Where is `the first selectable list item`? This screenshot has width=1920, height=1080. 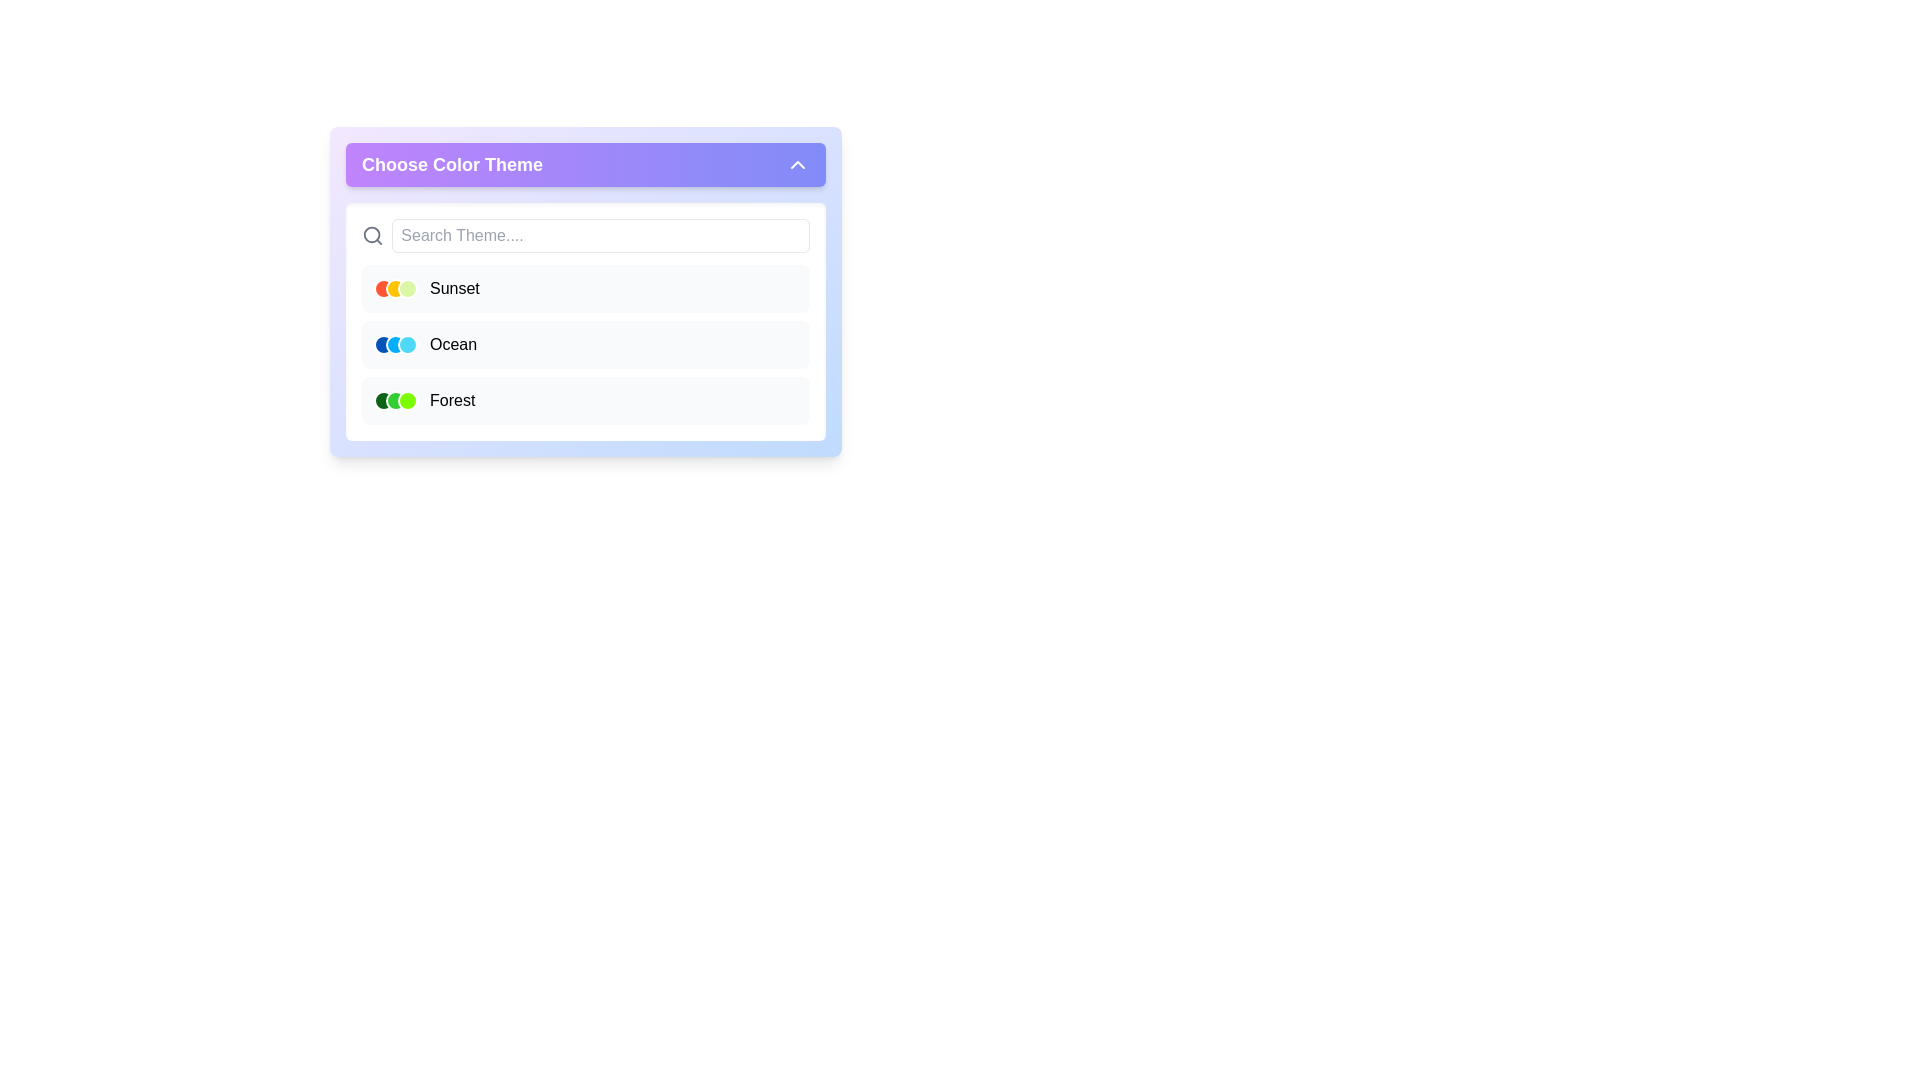 the first selectable list item is located at coordinates (584, 289).